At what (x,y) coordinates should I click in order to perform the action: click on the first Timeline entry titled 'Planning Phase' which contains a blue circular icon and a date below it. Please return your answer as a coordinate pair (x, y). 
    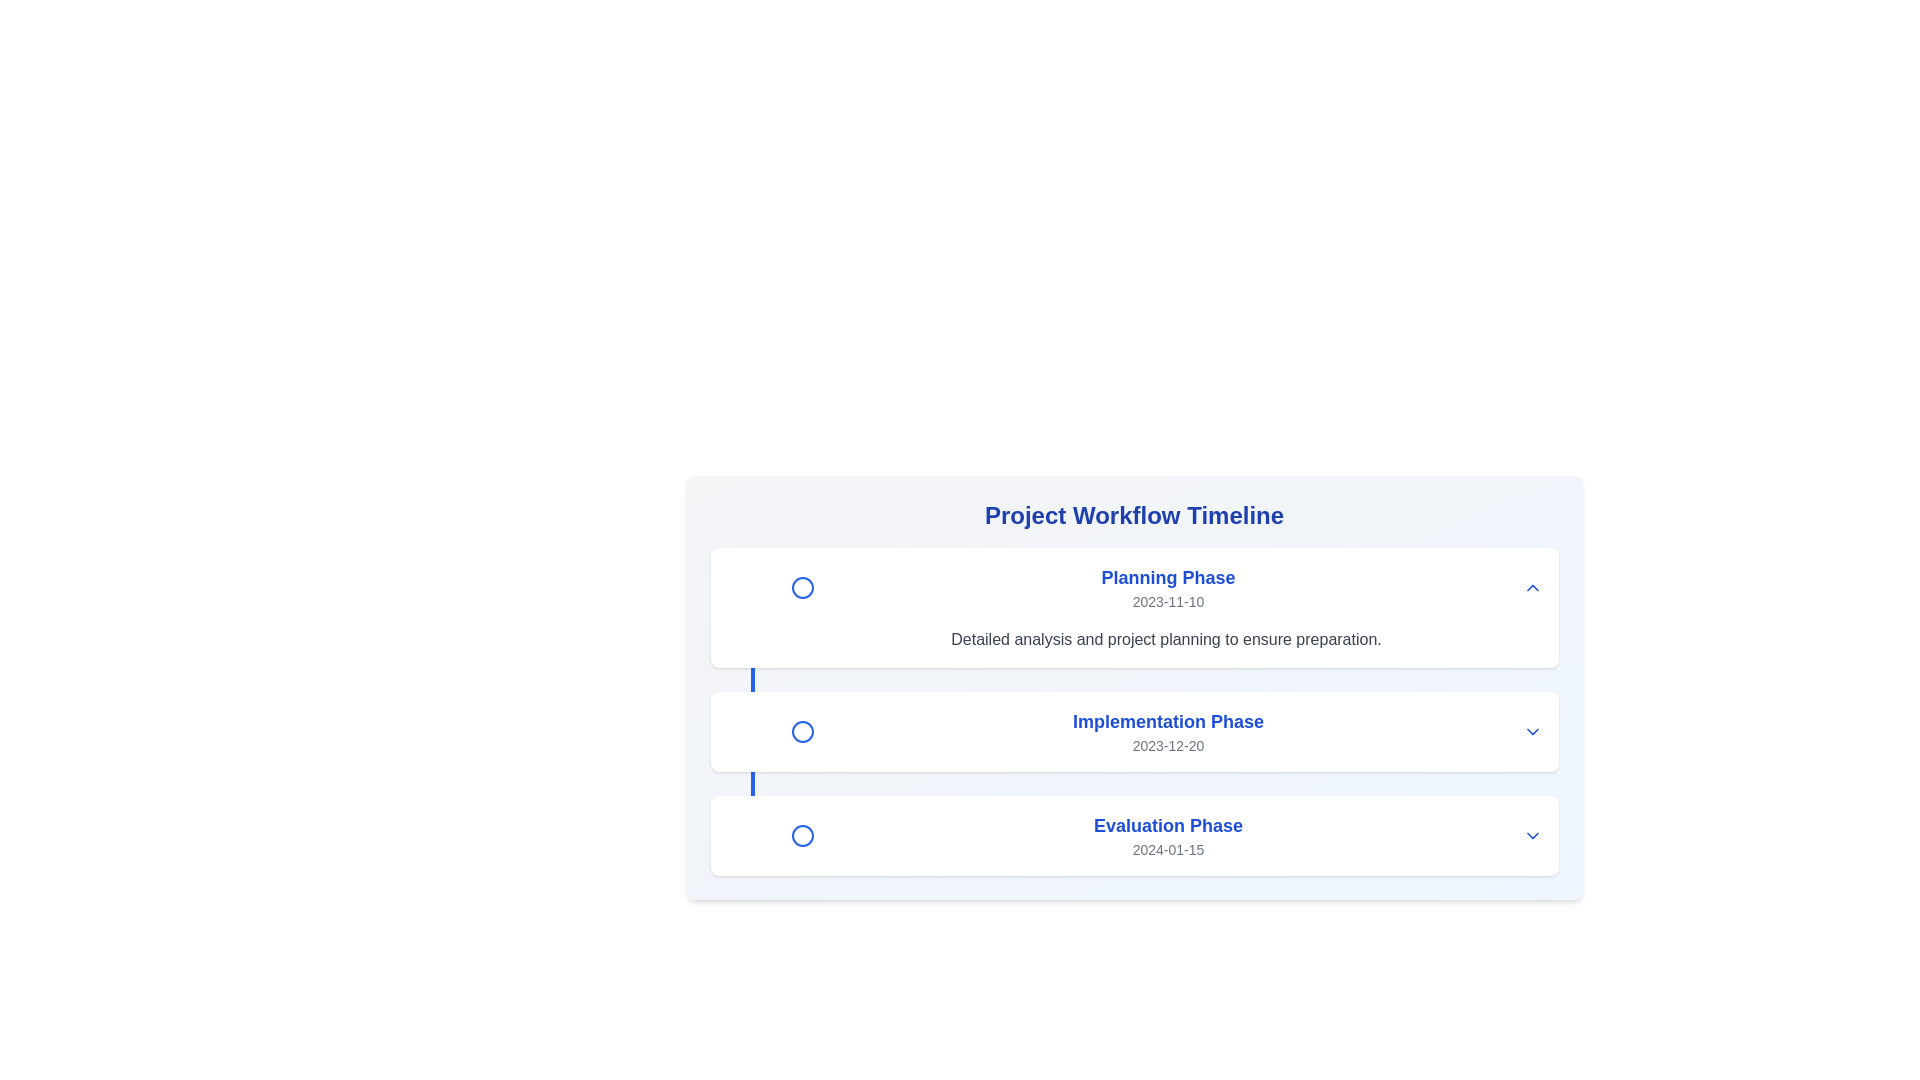
    Looking at the image, I should click on (1166, 586).